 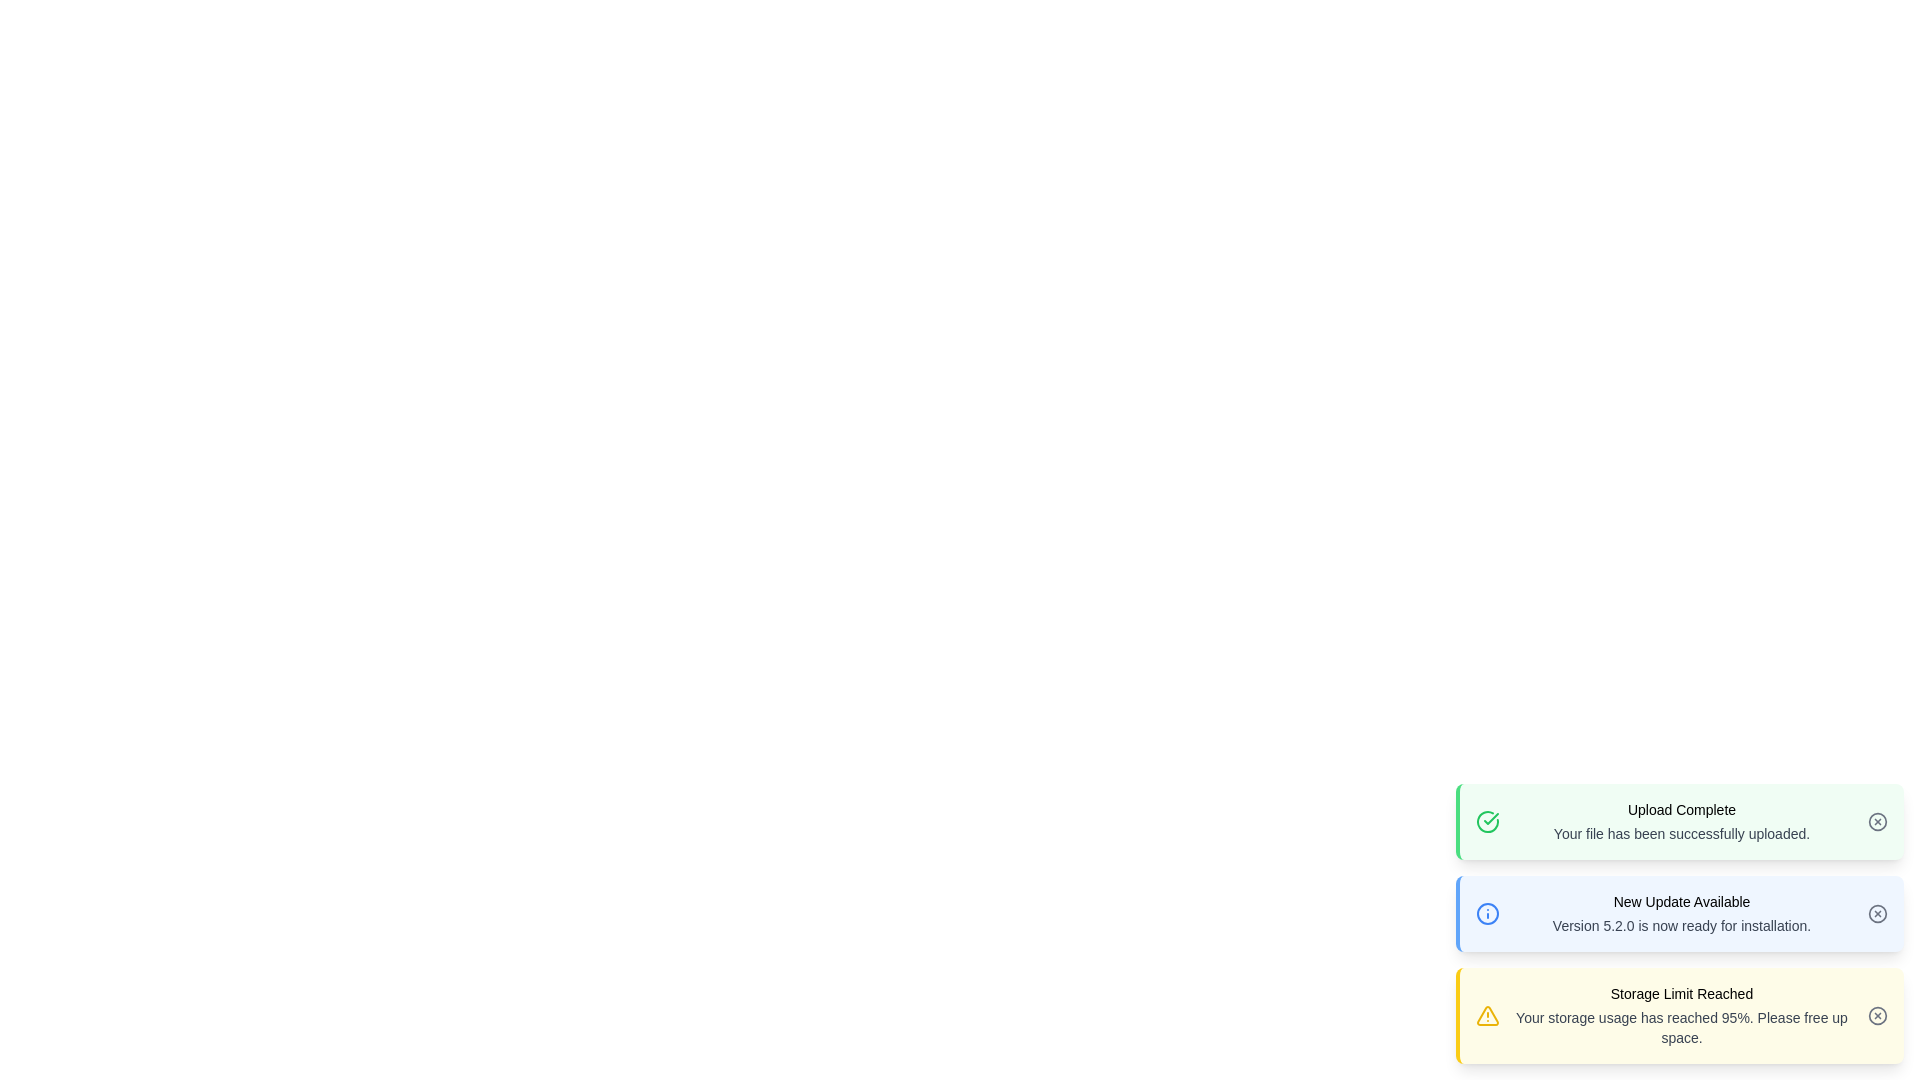 What do you see at coordinates (1680, 821) in the screenshot?
I see `the Text Area displaying the upload status message, which confirms the successful completion of the file upload` at bounding box center [1680, 821].